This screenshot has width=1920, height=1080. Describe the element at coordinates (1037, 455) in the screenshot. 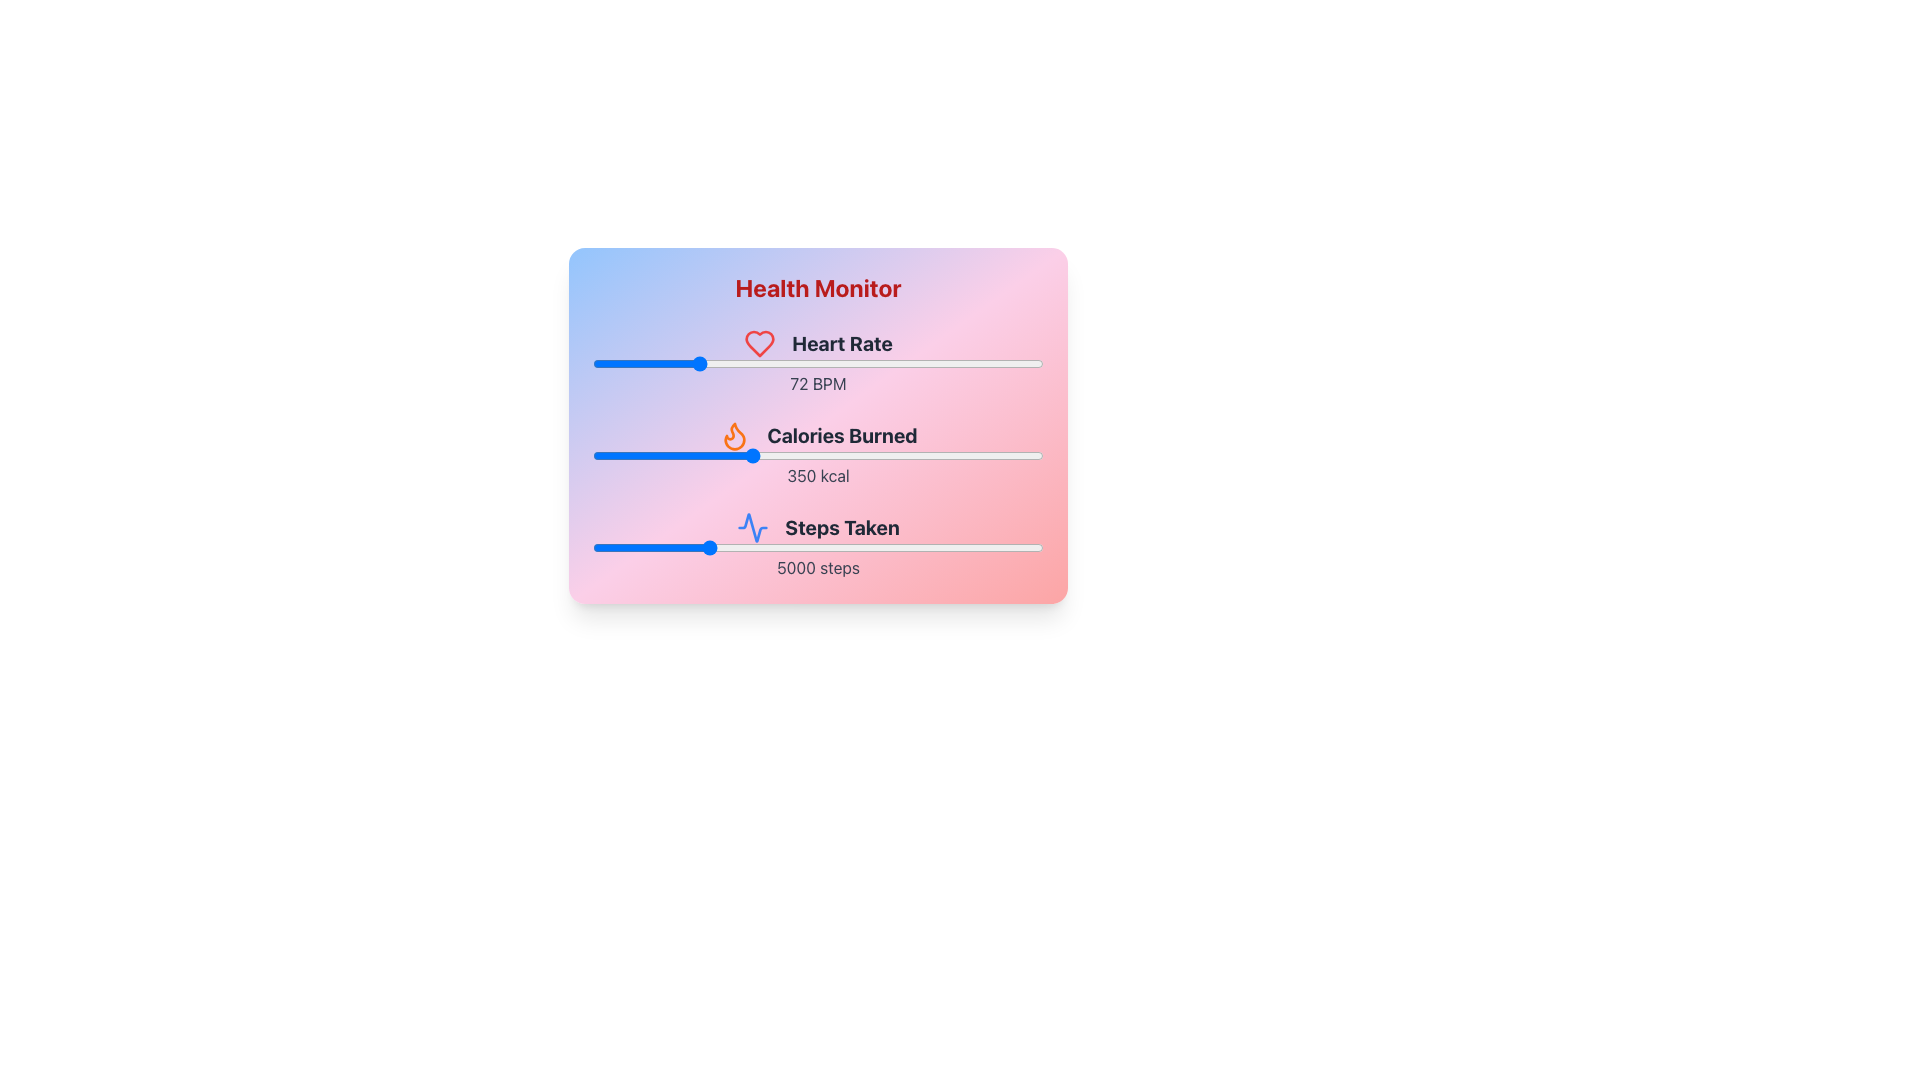

I see `the calories burned slider` at that location.